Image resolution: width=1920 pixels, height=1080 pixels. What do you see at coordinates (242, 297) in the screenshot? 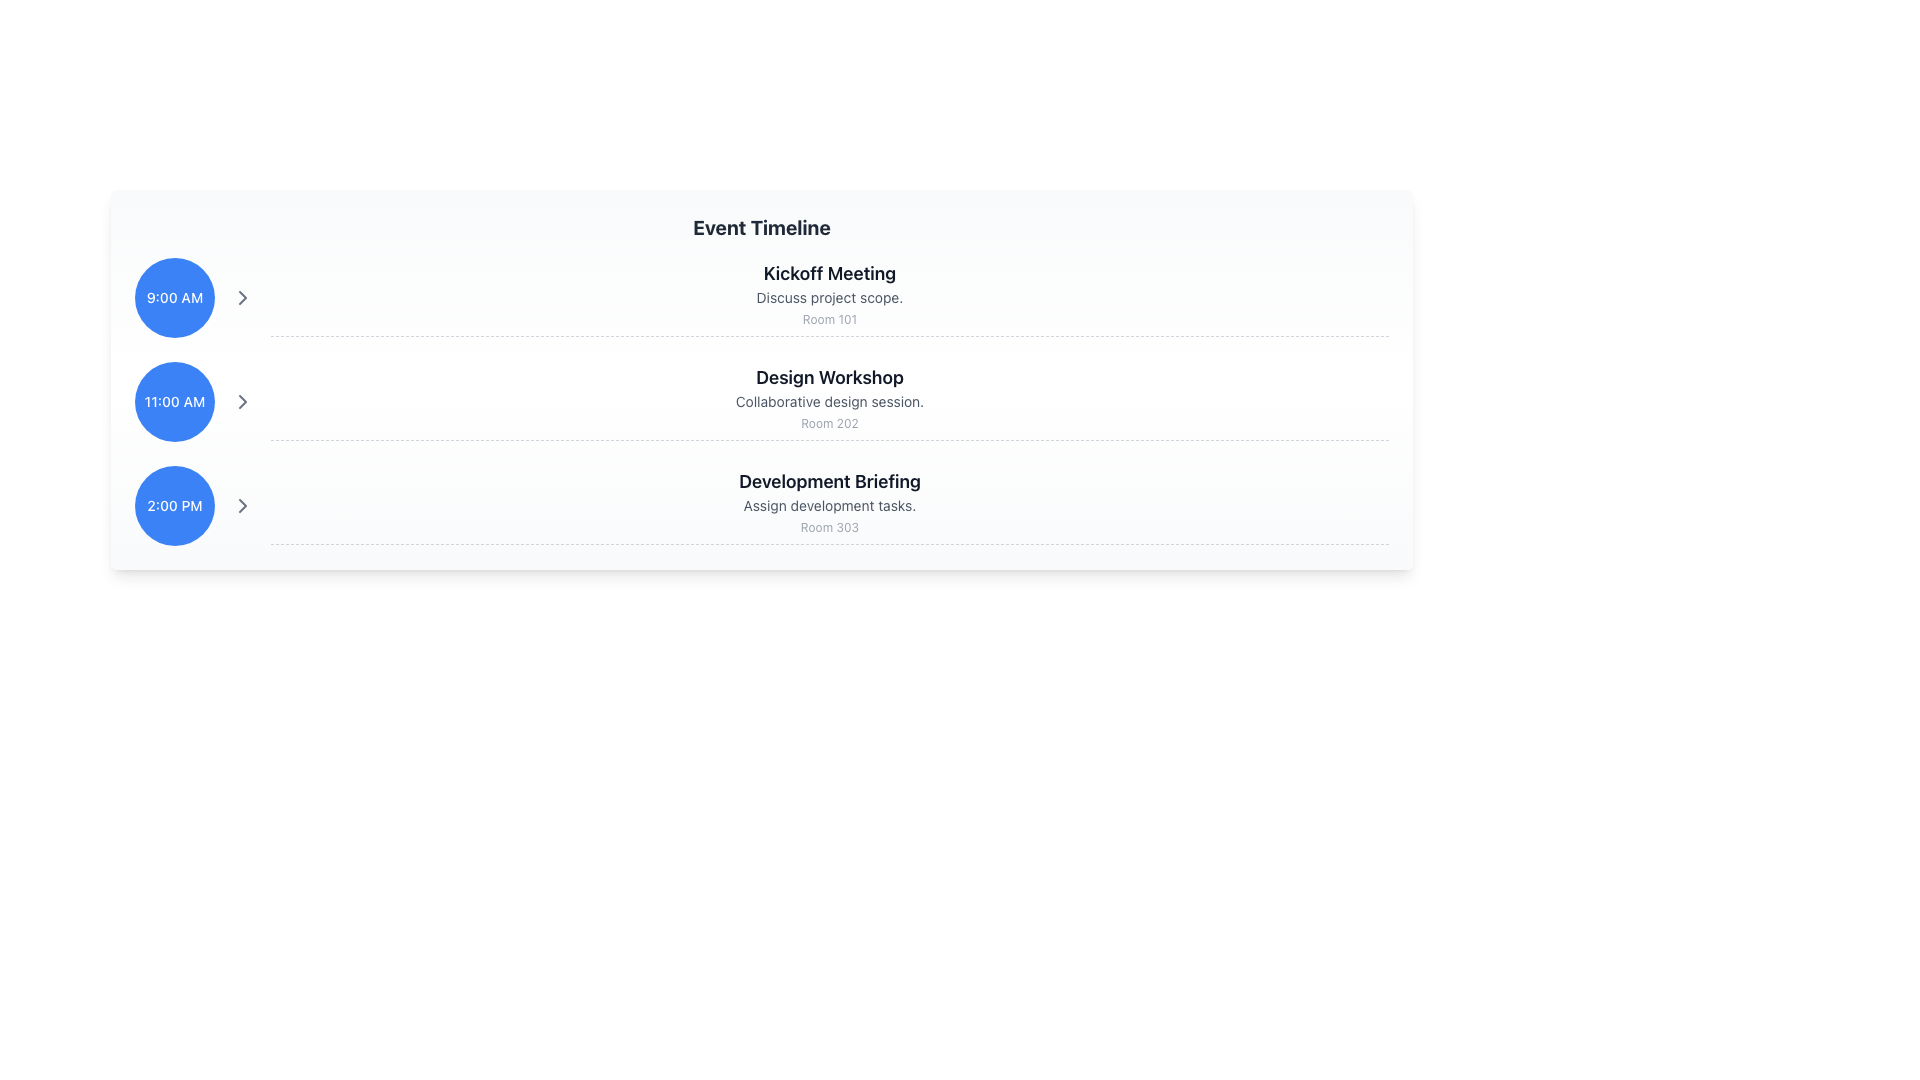
I see `the vector graphic icon located adjacent to the '9:00 AM' blue circular badge to check for additional details` at bounding box center [242, 297].